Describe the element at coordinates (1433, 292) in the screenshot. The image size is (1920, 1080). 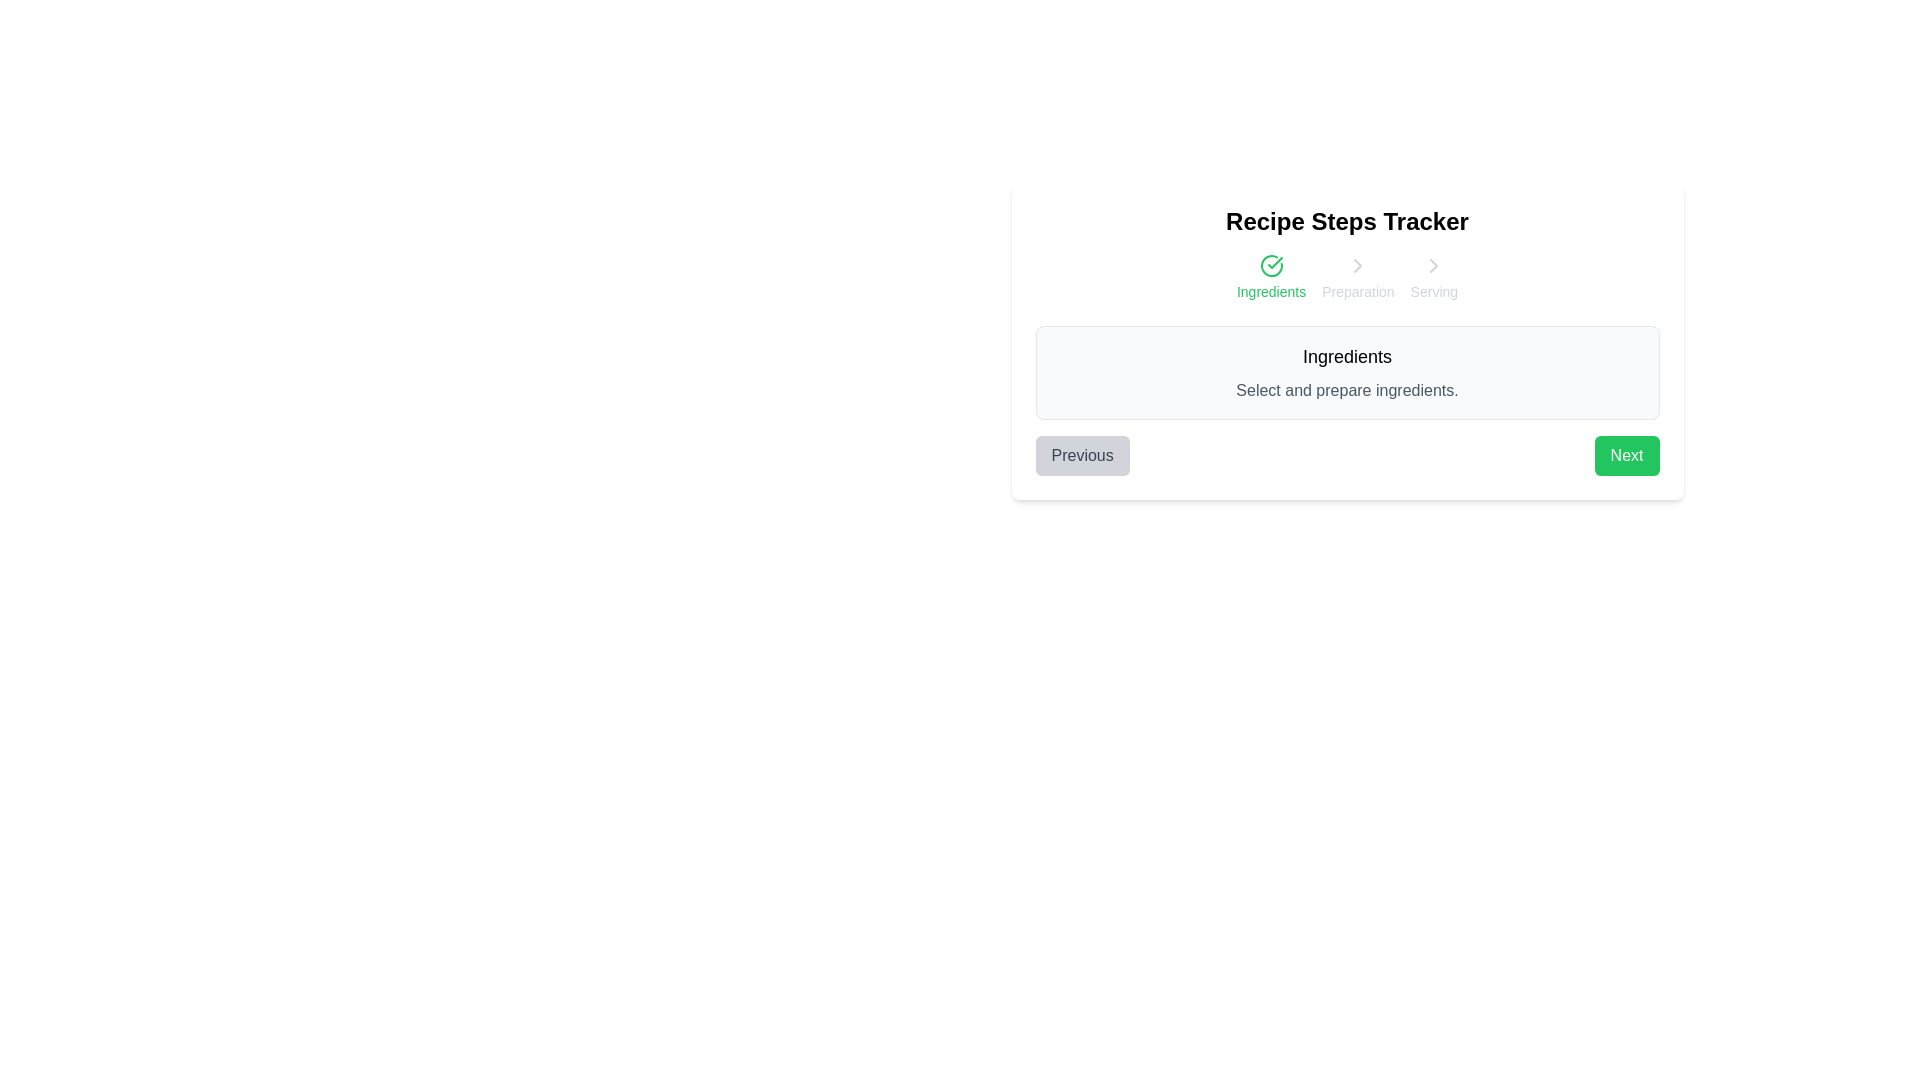
I see `the 'Serving' step label in the recipe preparation process, which is located in the middle-right section of the display interface below the chevron-right icon and after the 'Ingredients' and 'Preparation' steps` at that location.